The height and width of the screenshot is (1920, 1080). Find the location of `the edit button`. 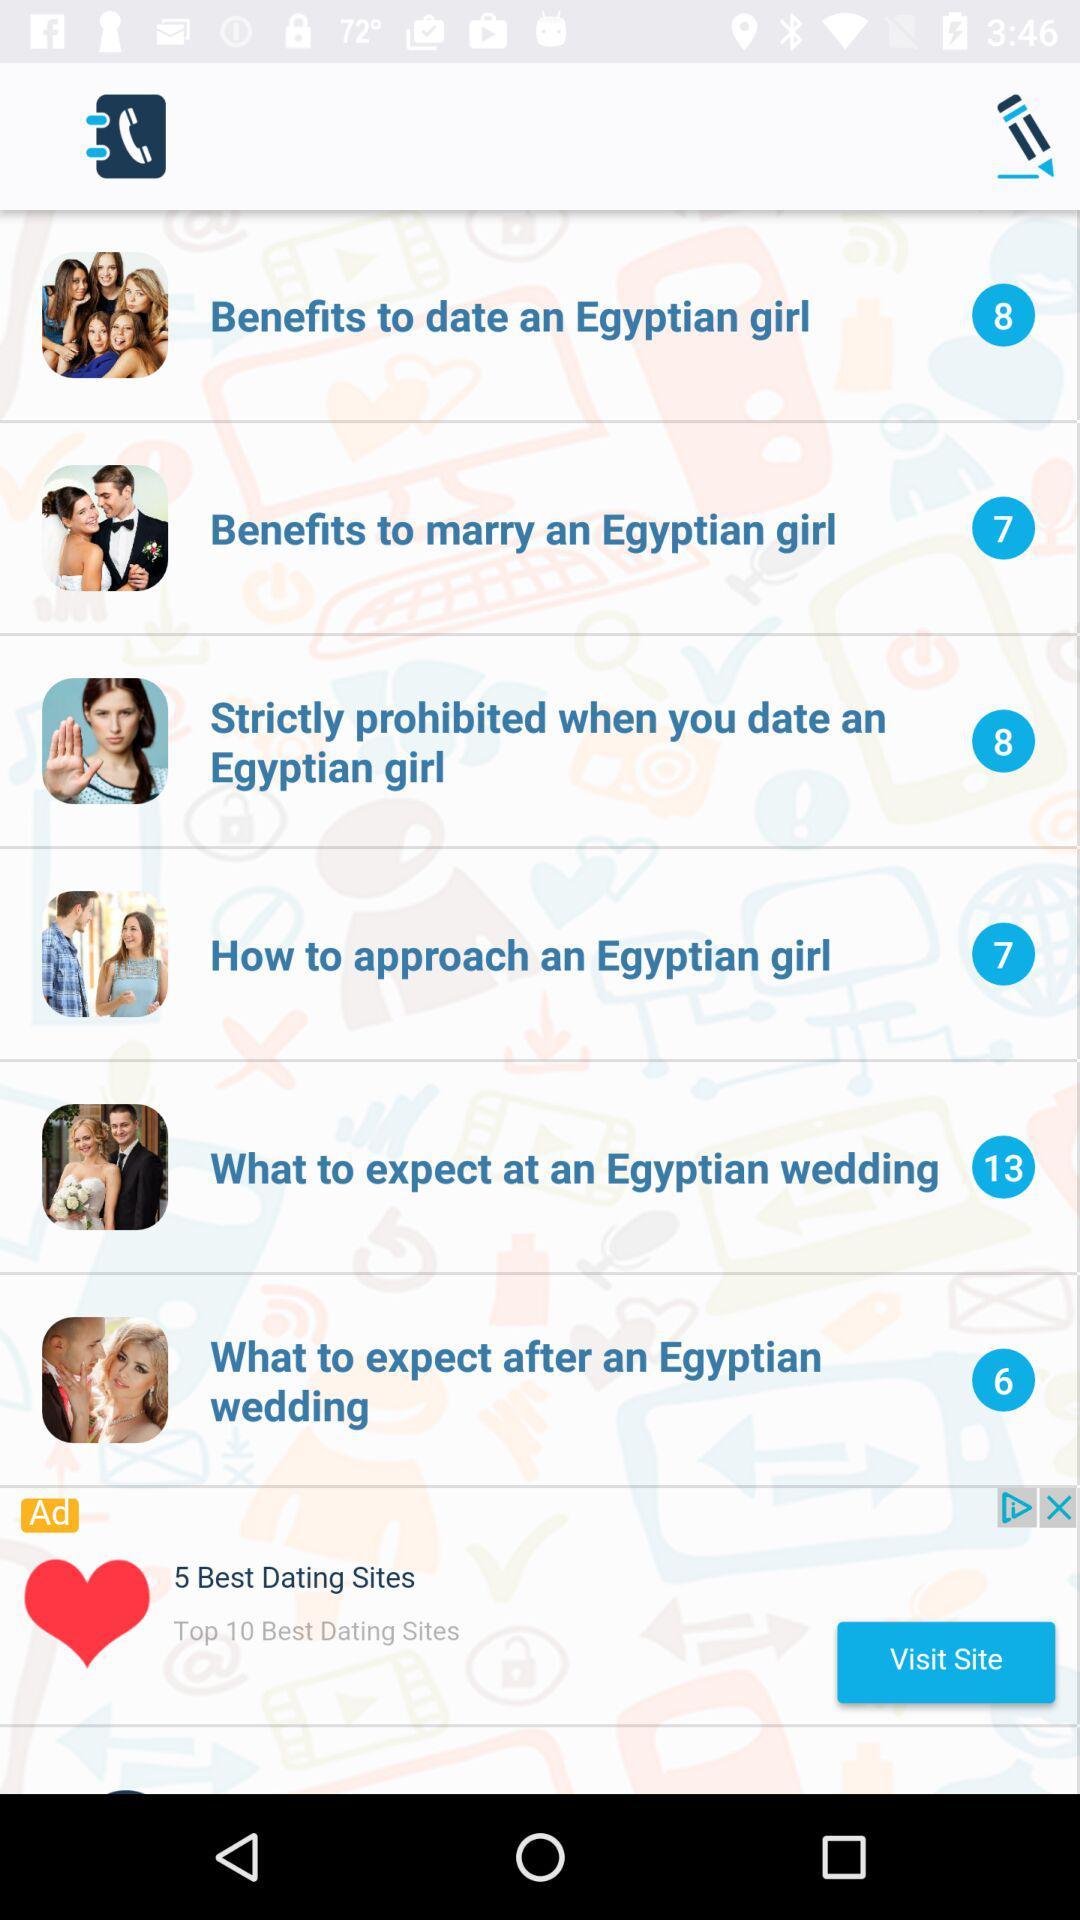

the edit button is located at coordinates (1030, 136).